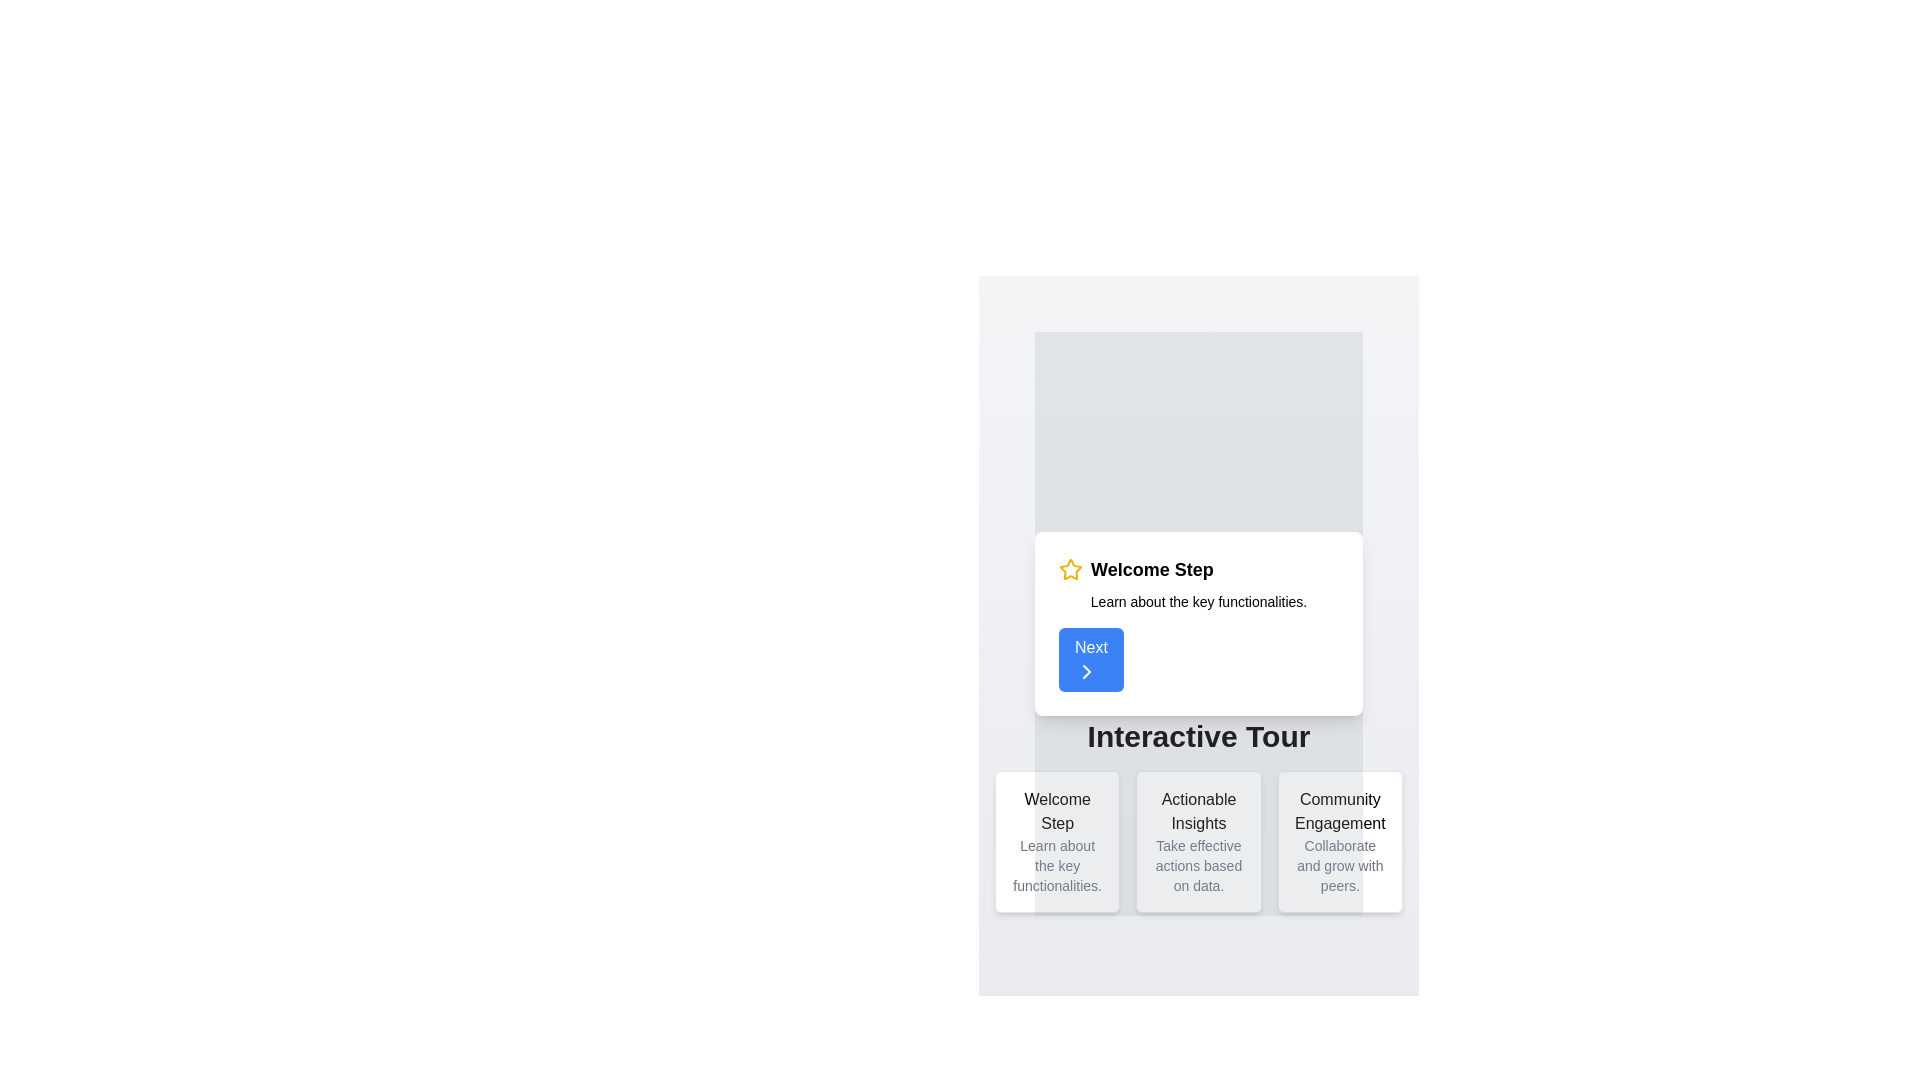 Image resolution: width=1920 pixels, height=1080 pixels. I want to click on content displayed on the 'Actionable Insights' informational card, which is the middle card in a trio at the bottom of the layout, so click(1199, 841).